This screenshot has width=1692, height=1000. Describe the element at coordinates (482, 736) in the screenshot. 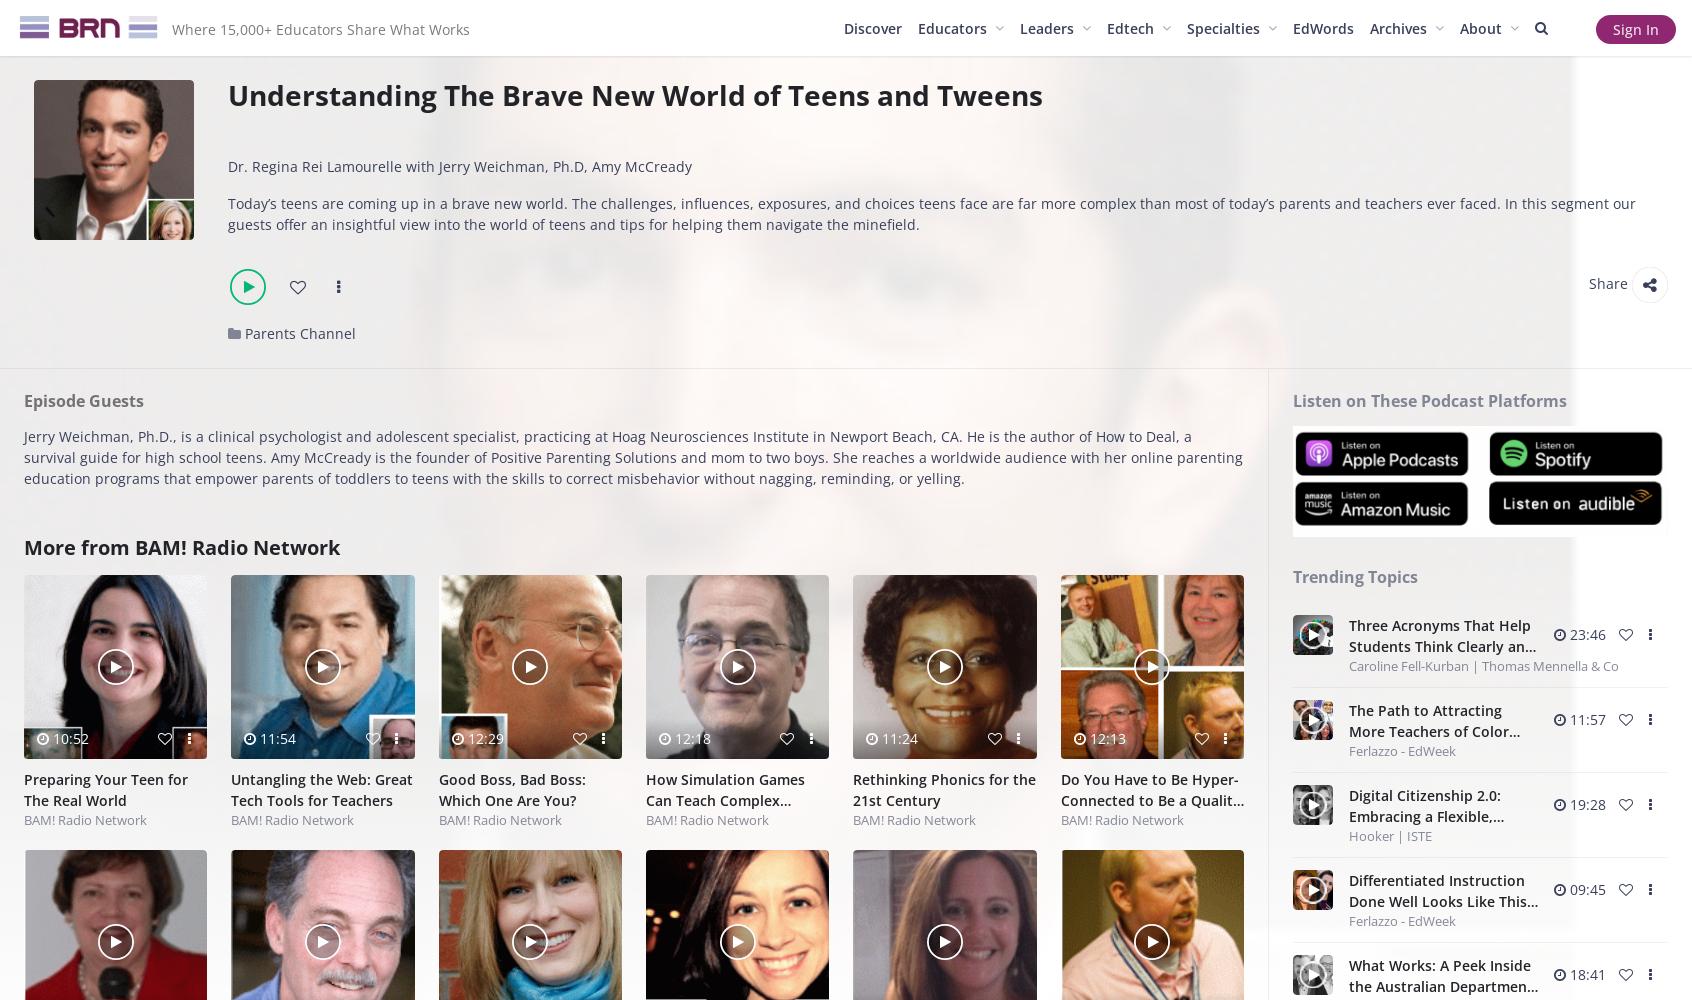

I see `'12:29'` at that location.